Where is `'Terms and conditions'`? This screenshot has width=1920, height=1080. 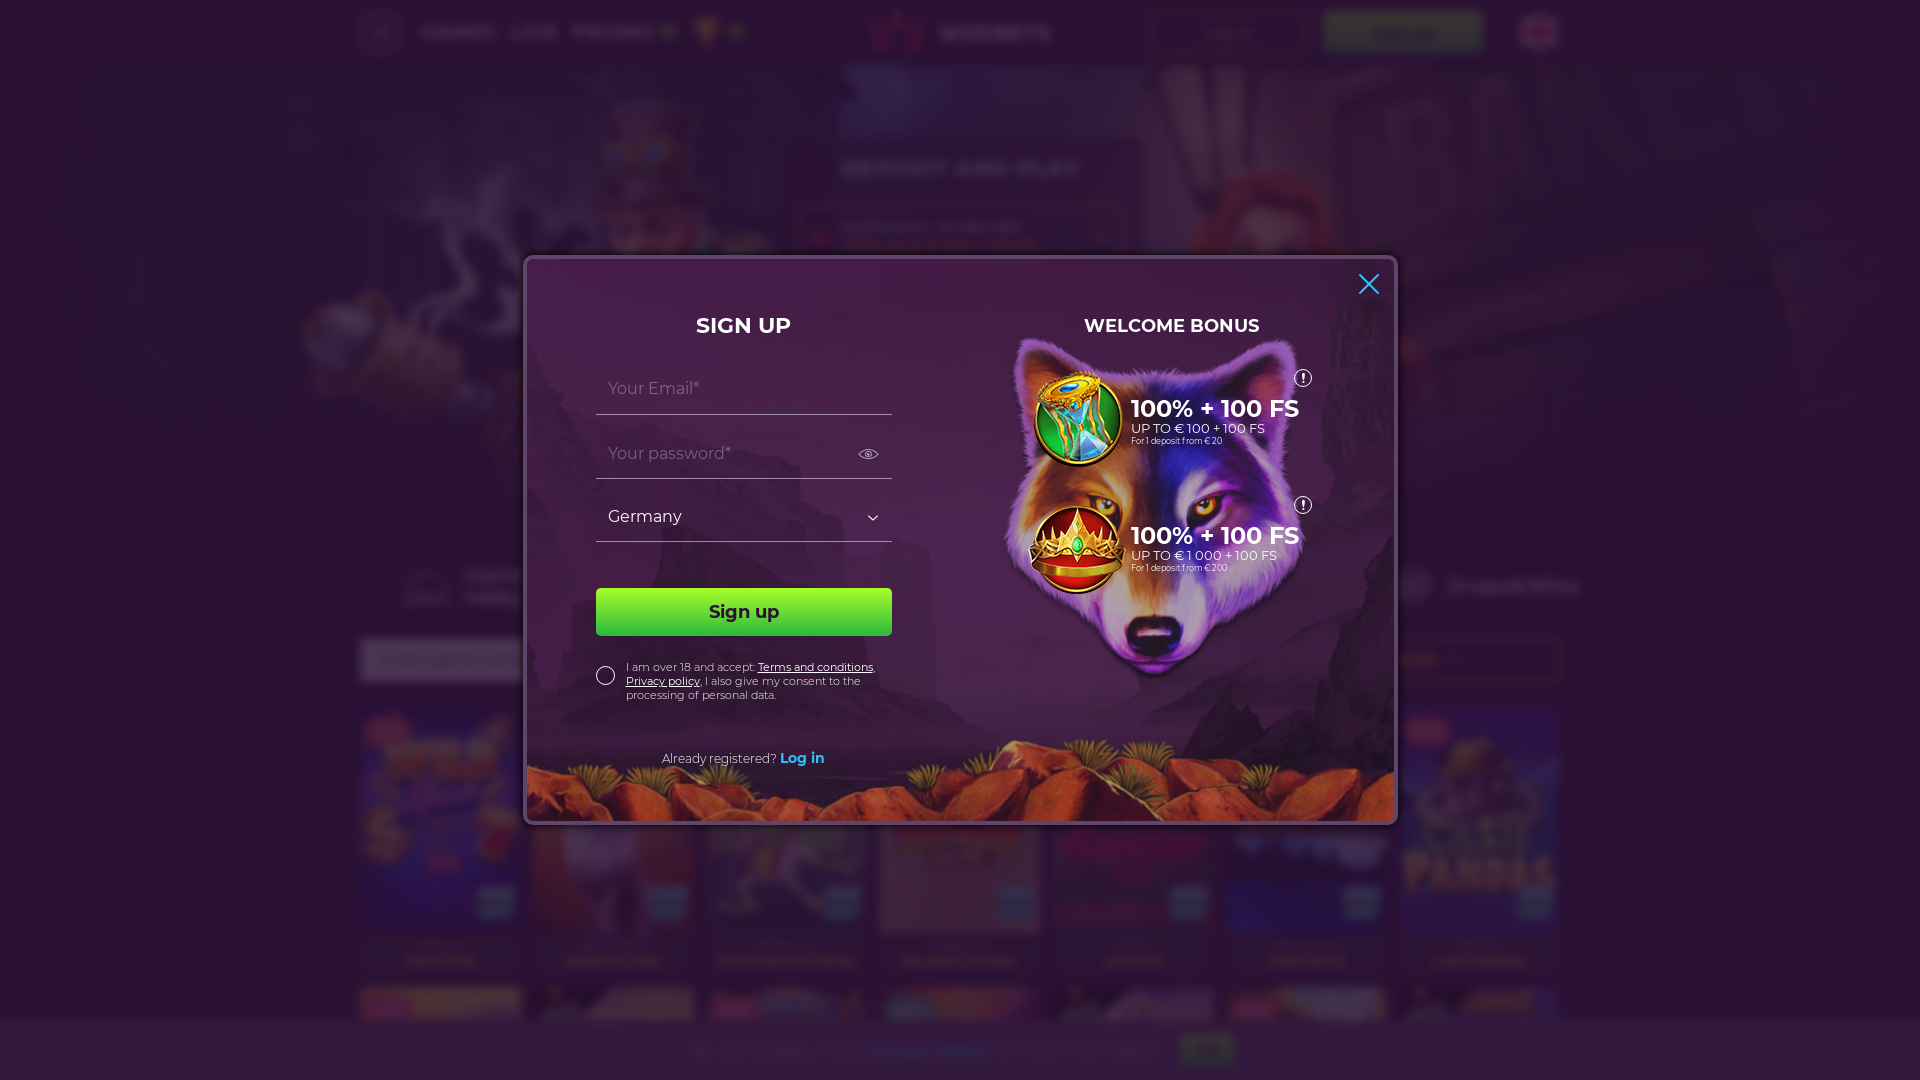 'Terms and conditions' is located at coordinates (815, 667).